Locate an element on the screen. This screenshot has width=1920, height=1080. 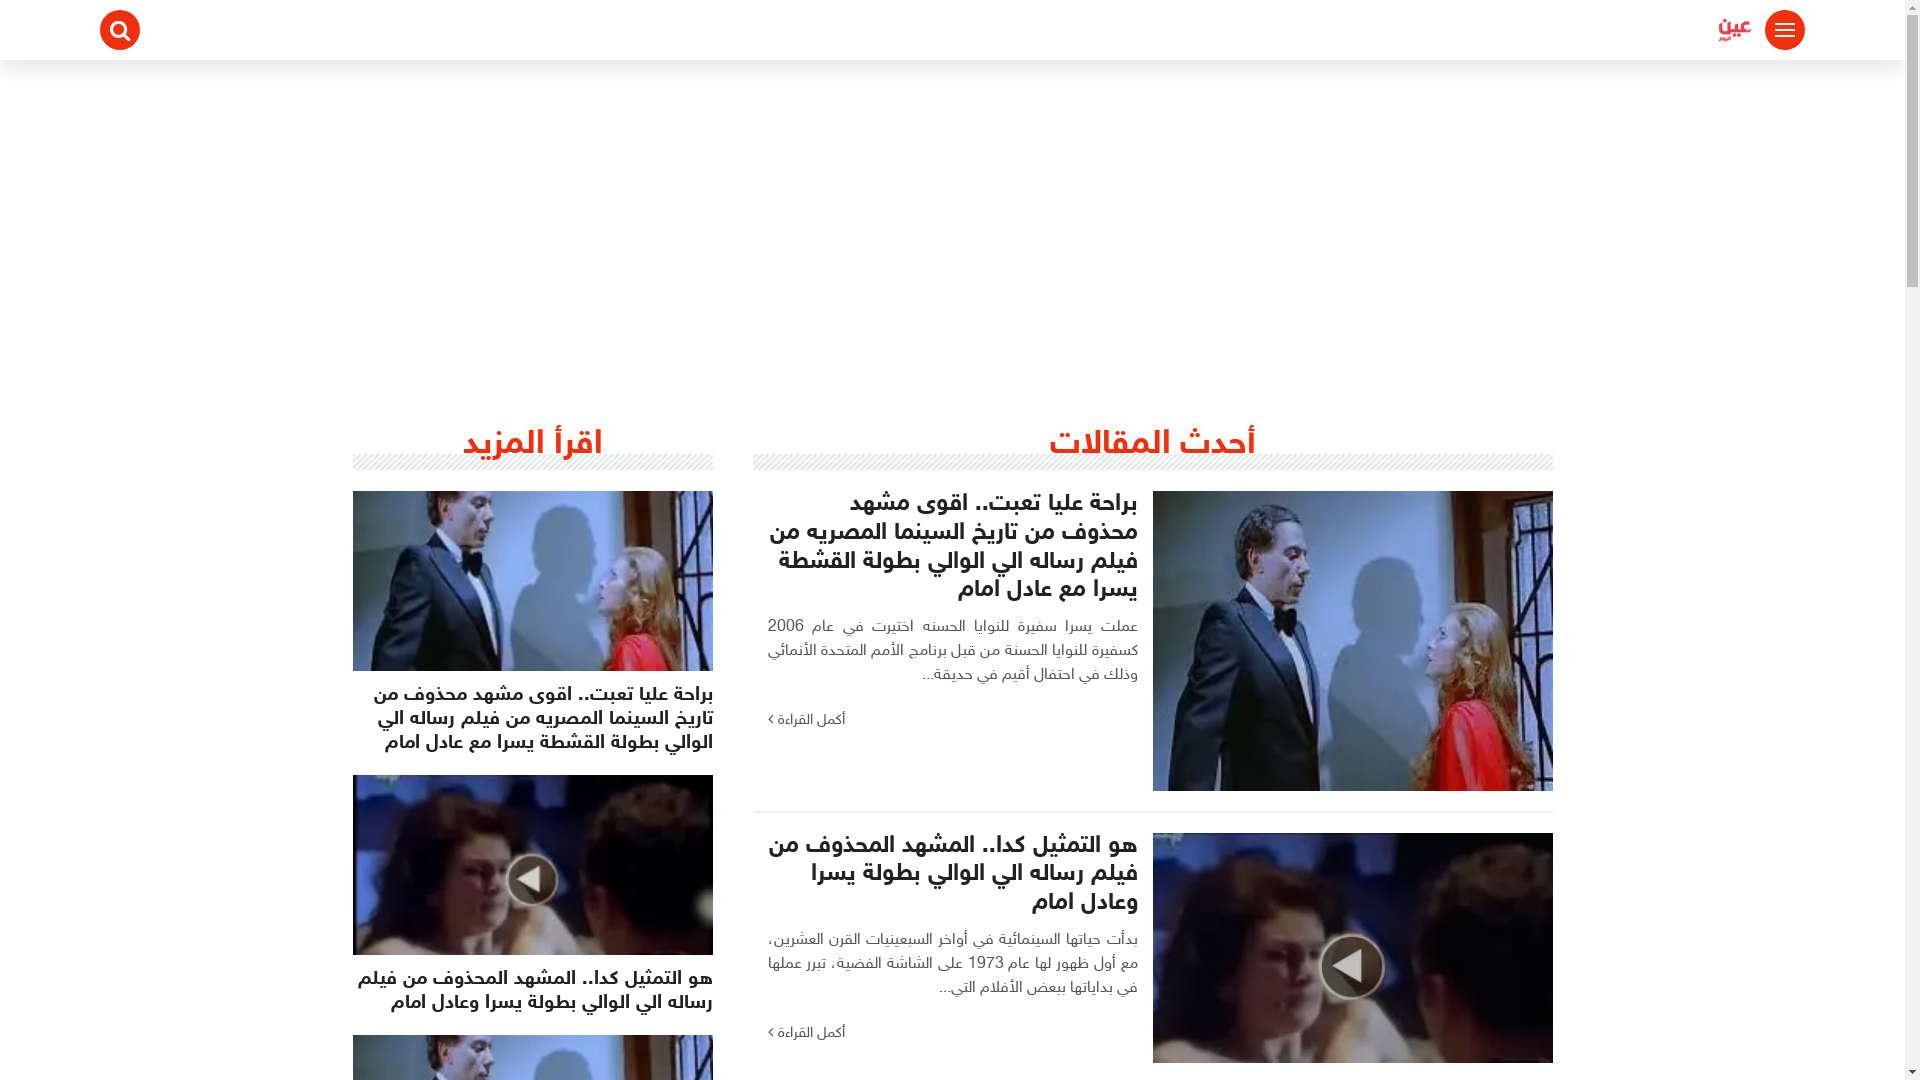
'Advertisement' is located at coordinates (950, 209).